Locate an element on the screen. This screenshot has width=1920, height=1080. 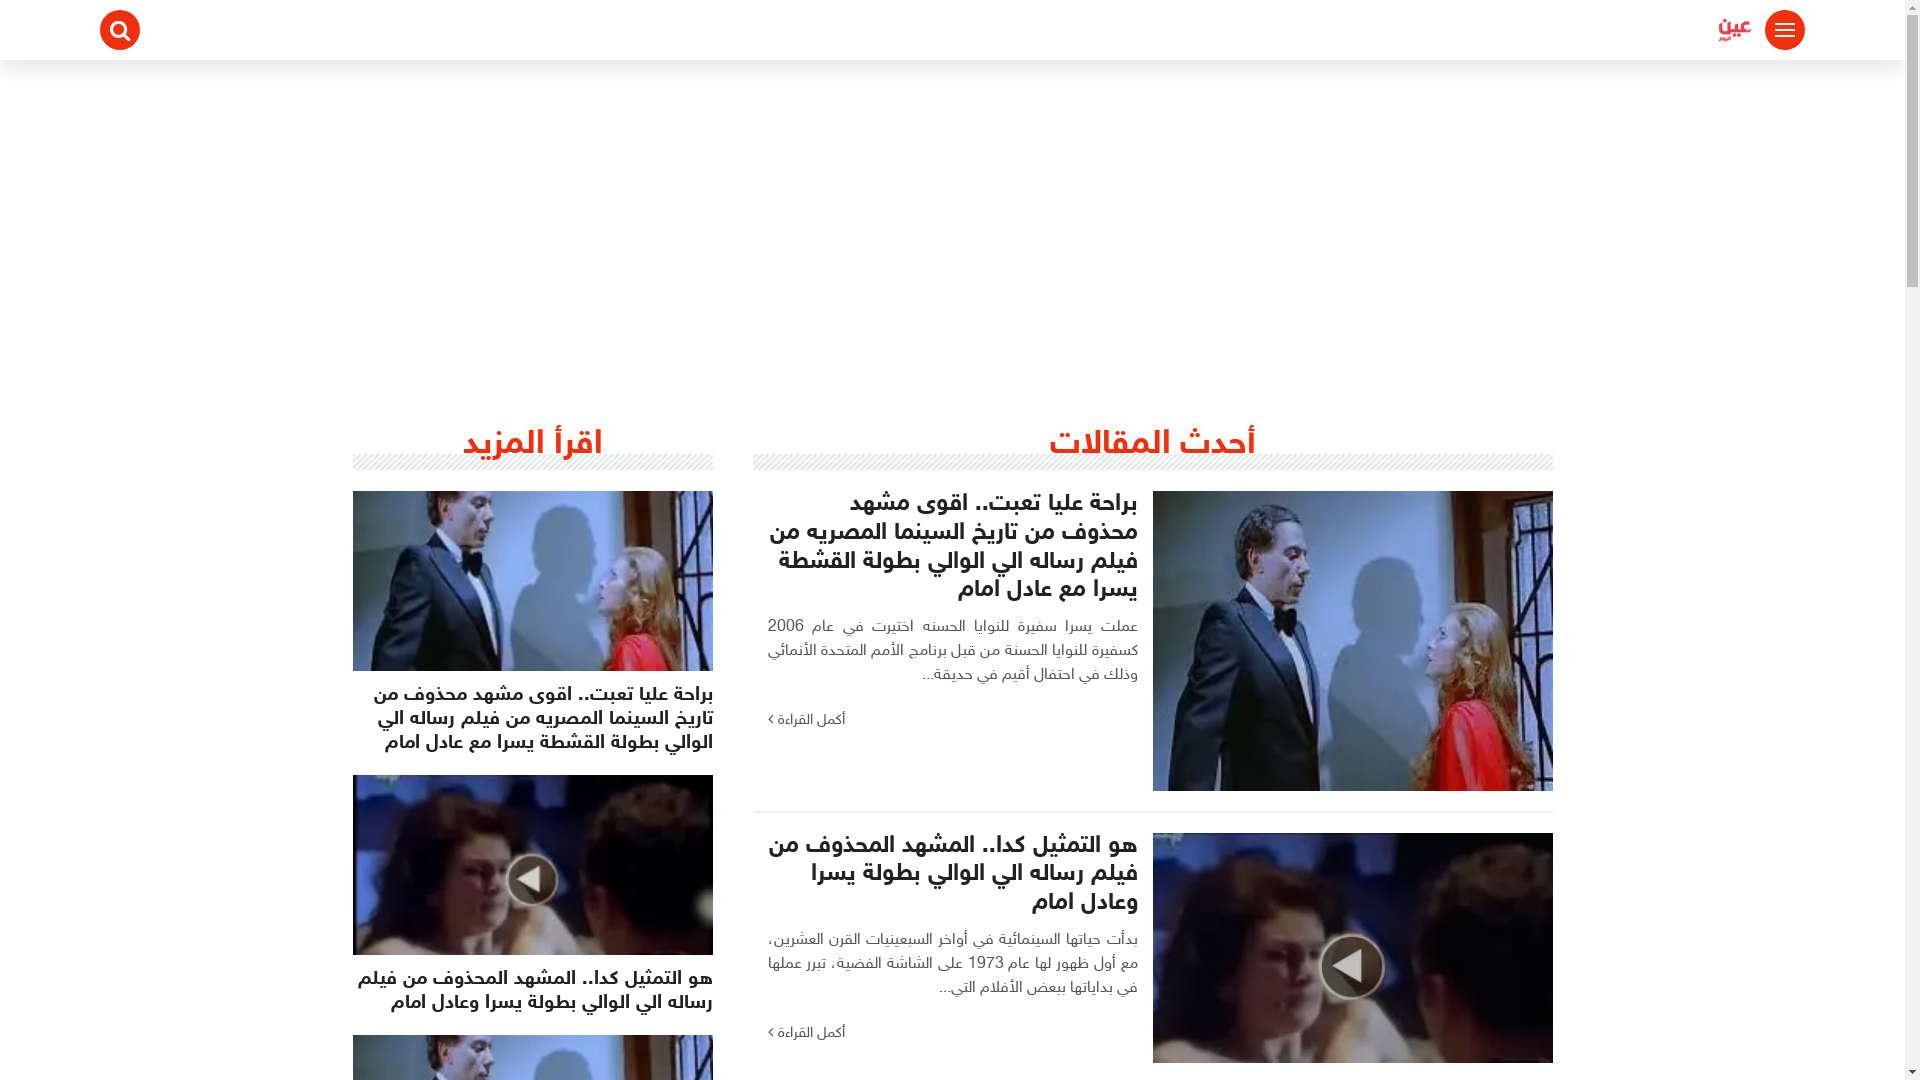
'Advertisement' is located at coordinates (950, 209).